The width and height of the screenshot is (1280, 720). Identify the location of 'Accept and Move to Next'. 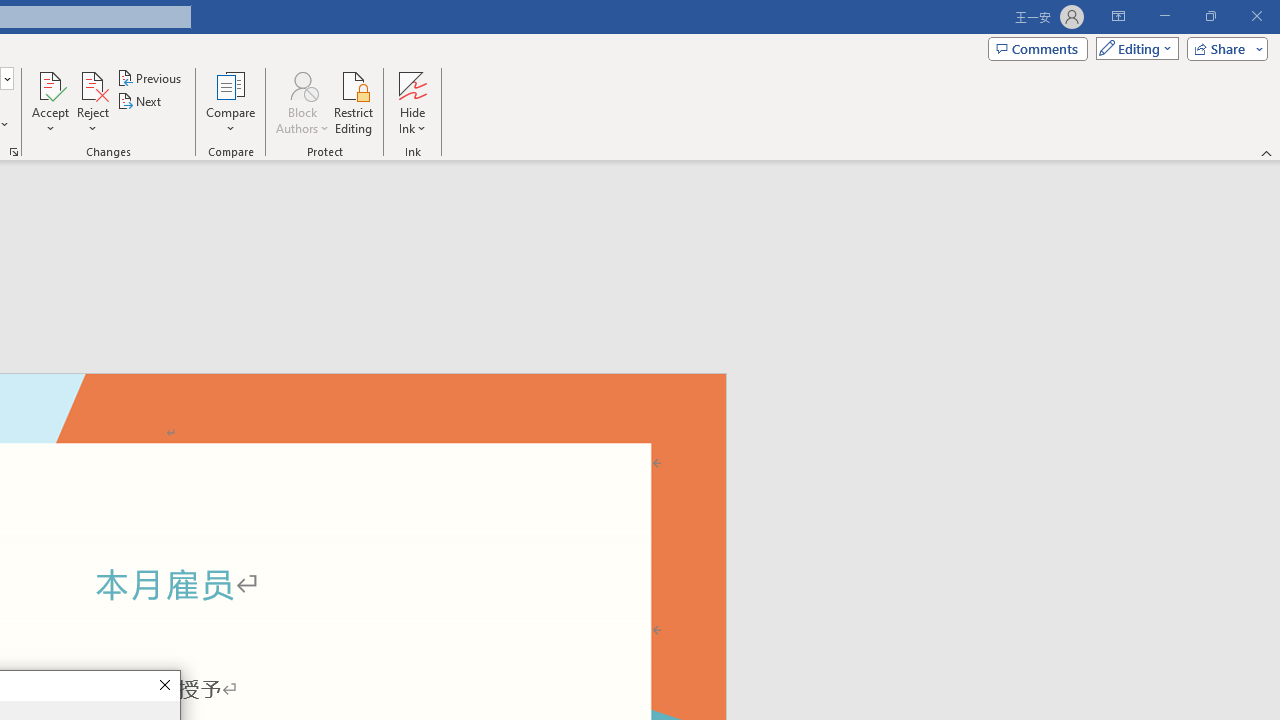
(50, 84).